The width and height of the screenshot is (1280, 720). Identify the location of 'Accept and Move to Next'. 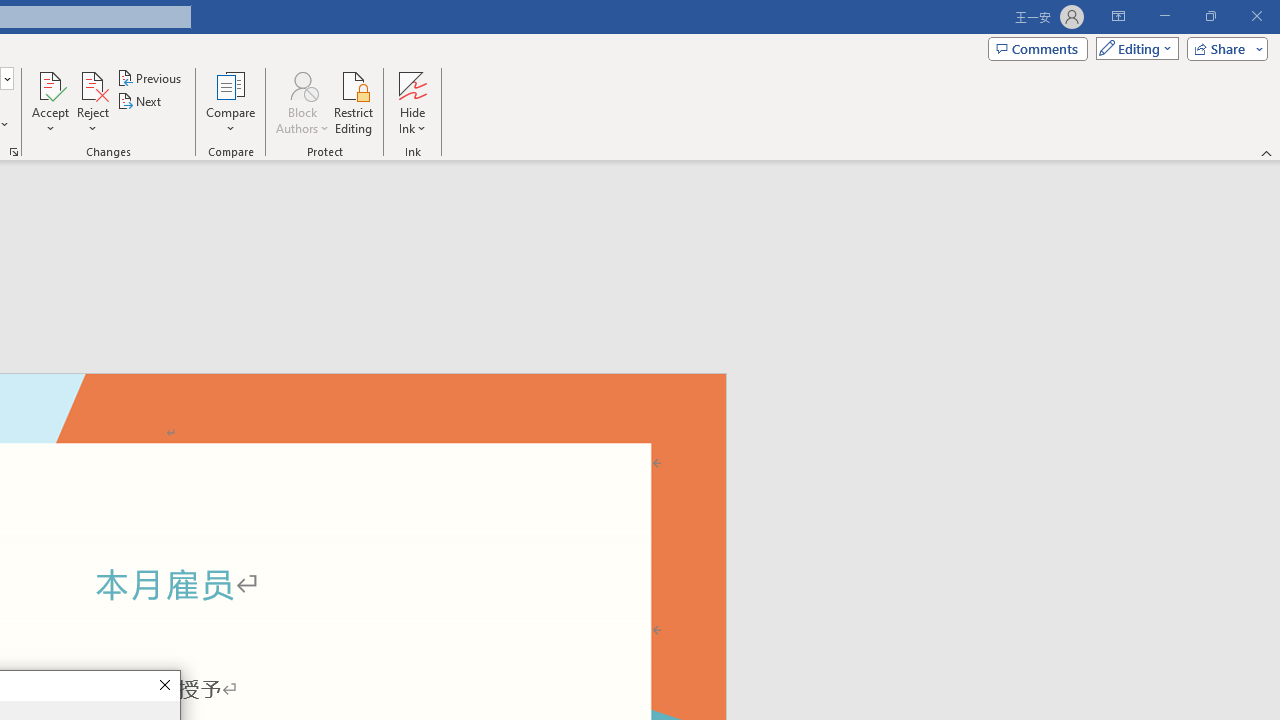
(50, 84).